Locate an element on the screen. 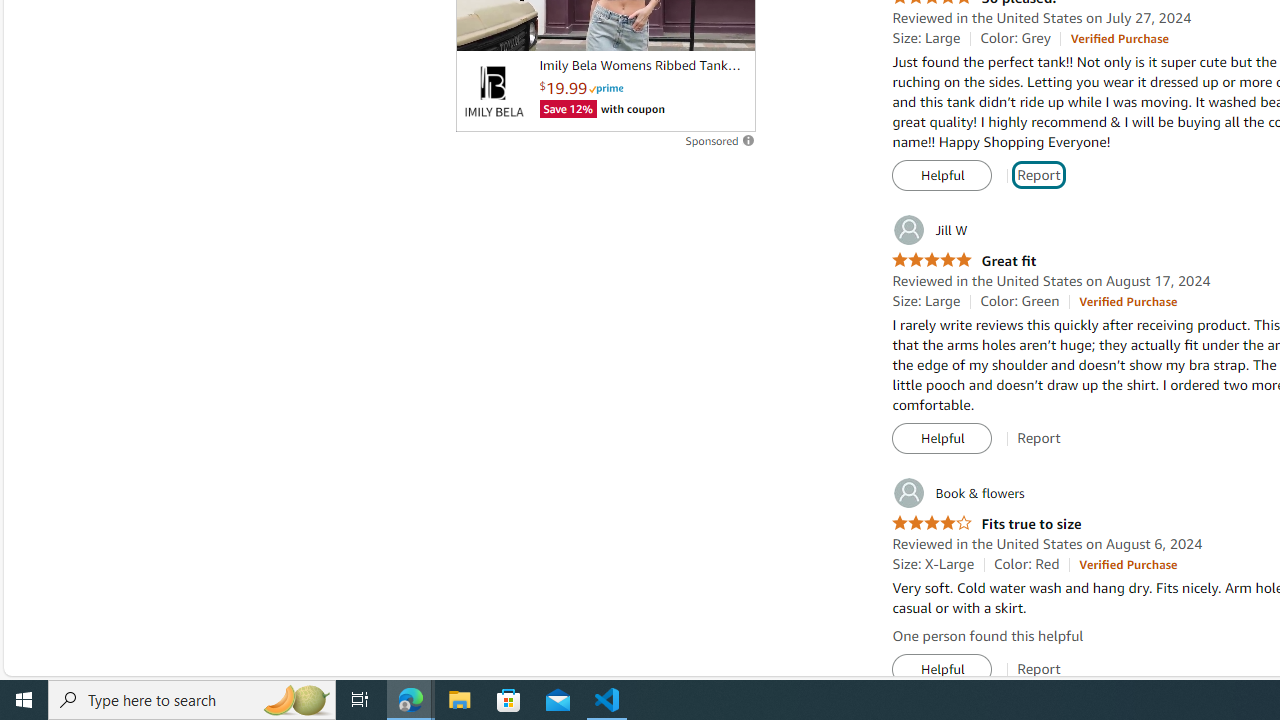 The height and width of the screenshot is (720, 1280). 'Report' is located at coordinates (1039, 669).